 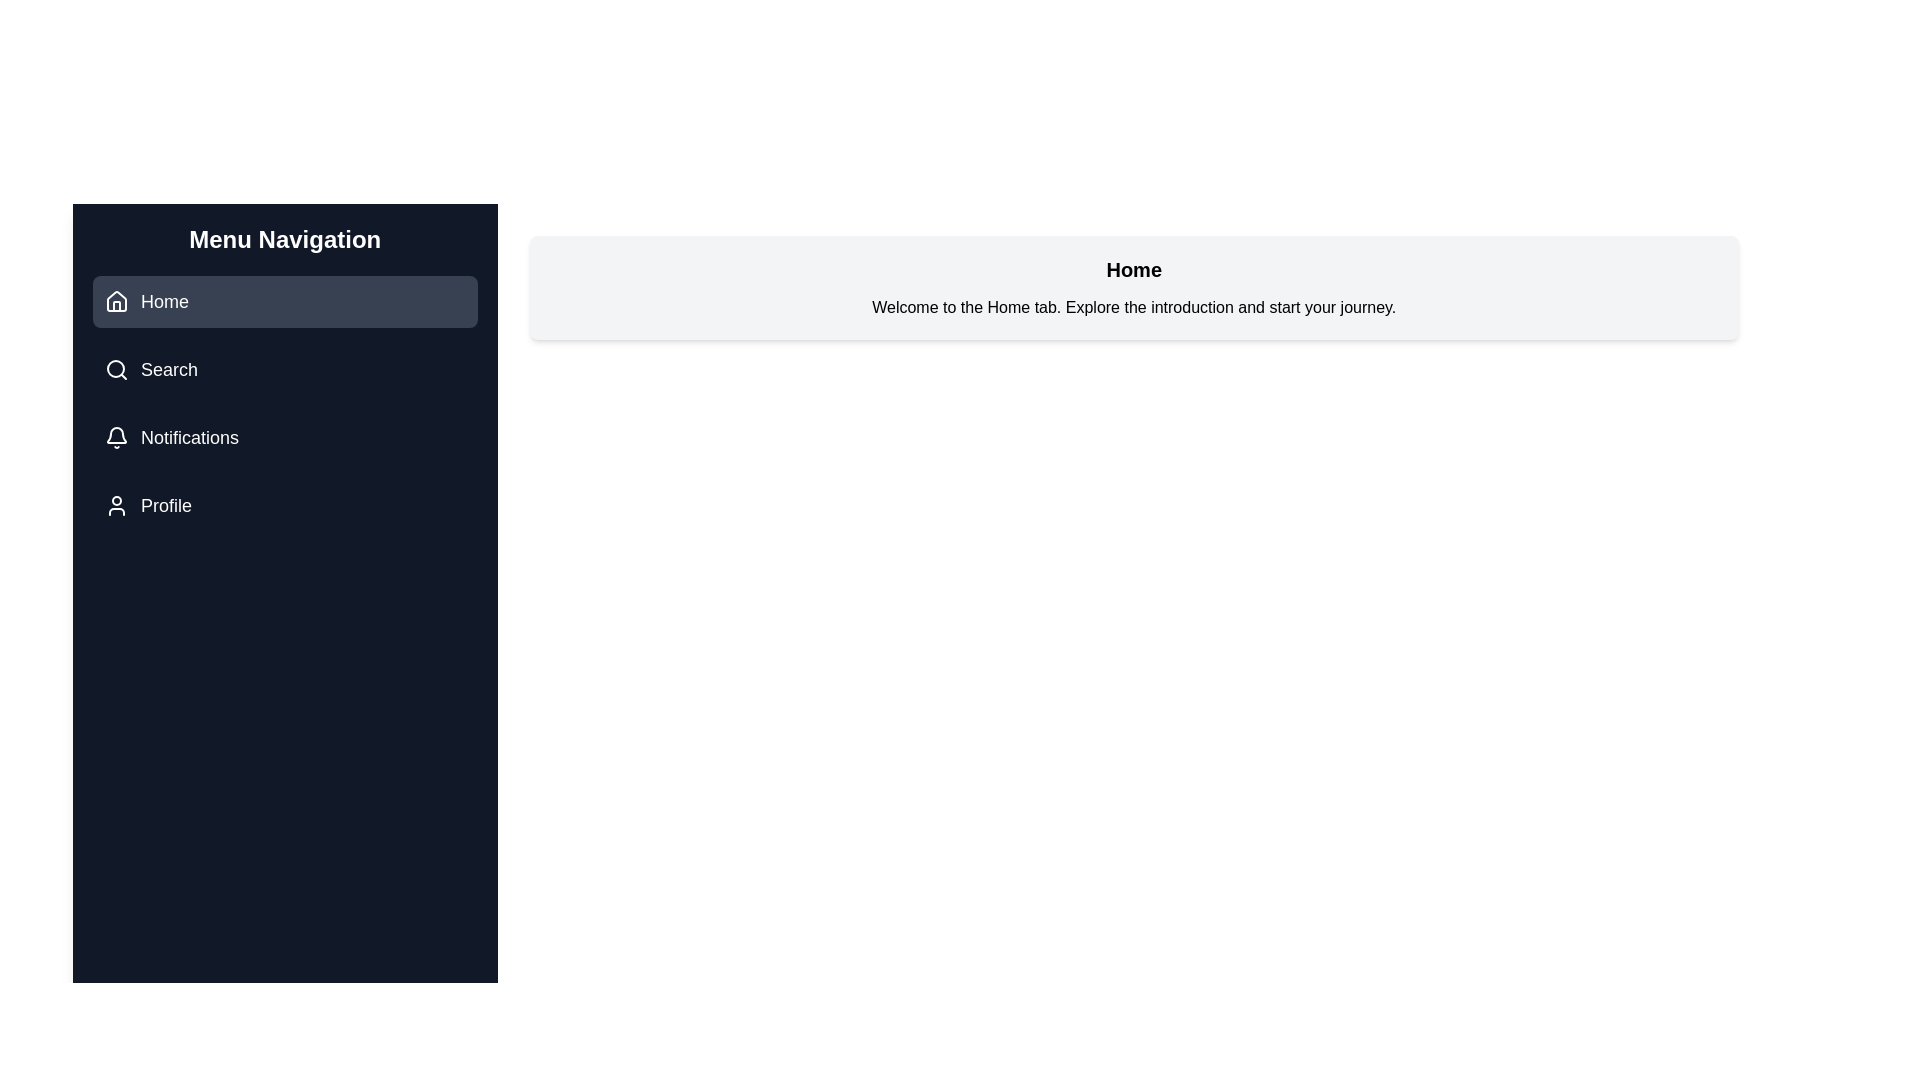 I want to click on the button labeled Home to reveal its hover effect, so click(x=283, y=301).